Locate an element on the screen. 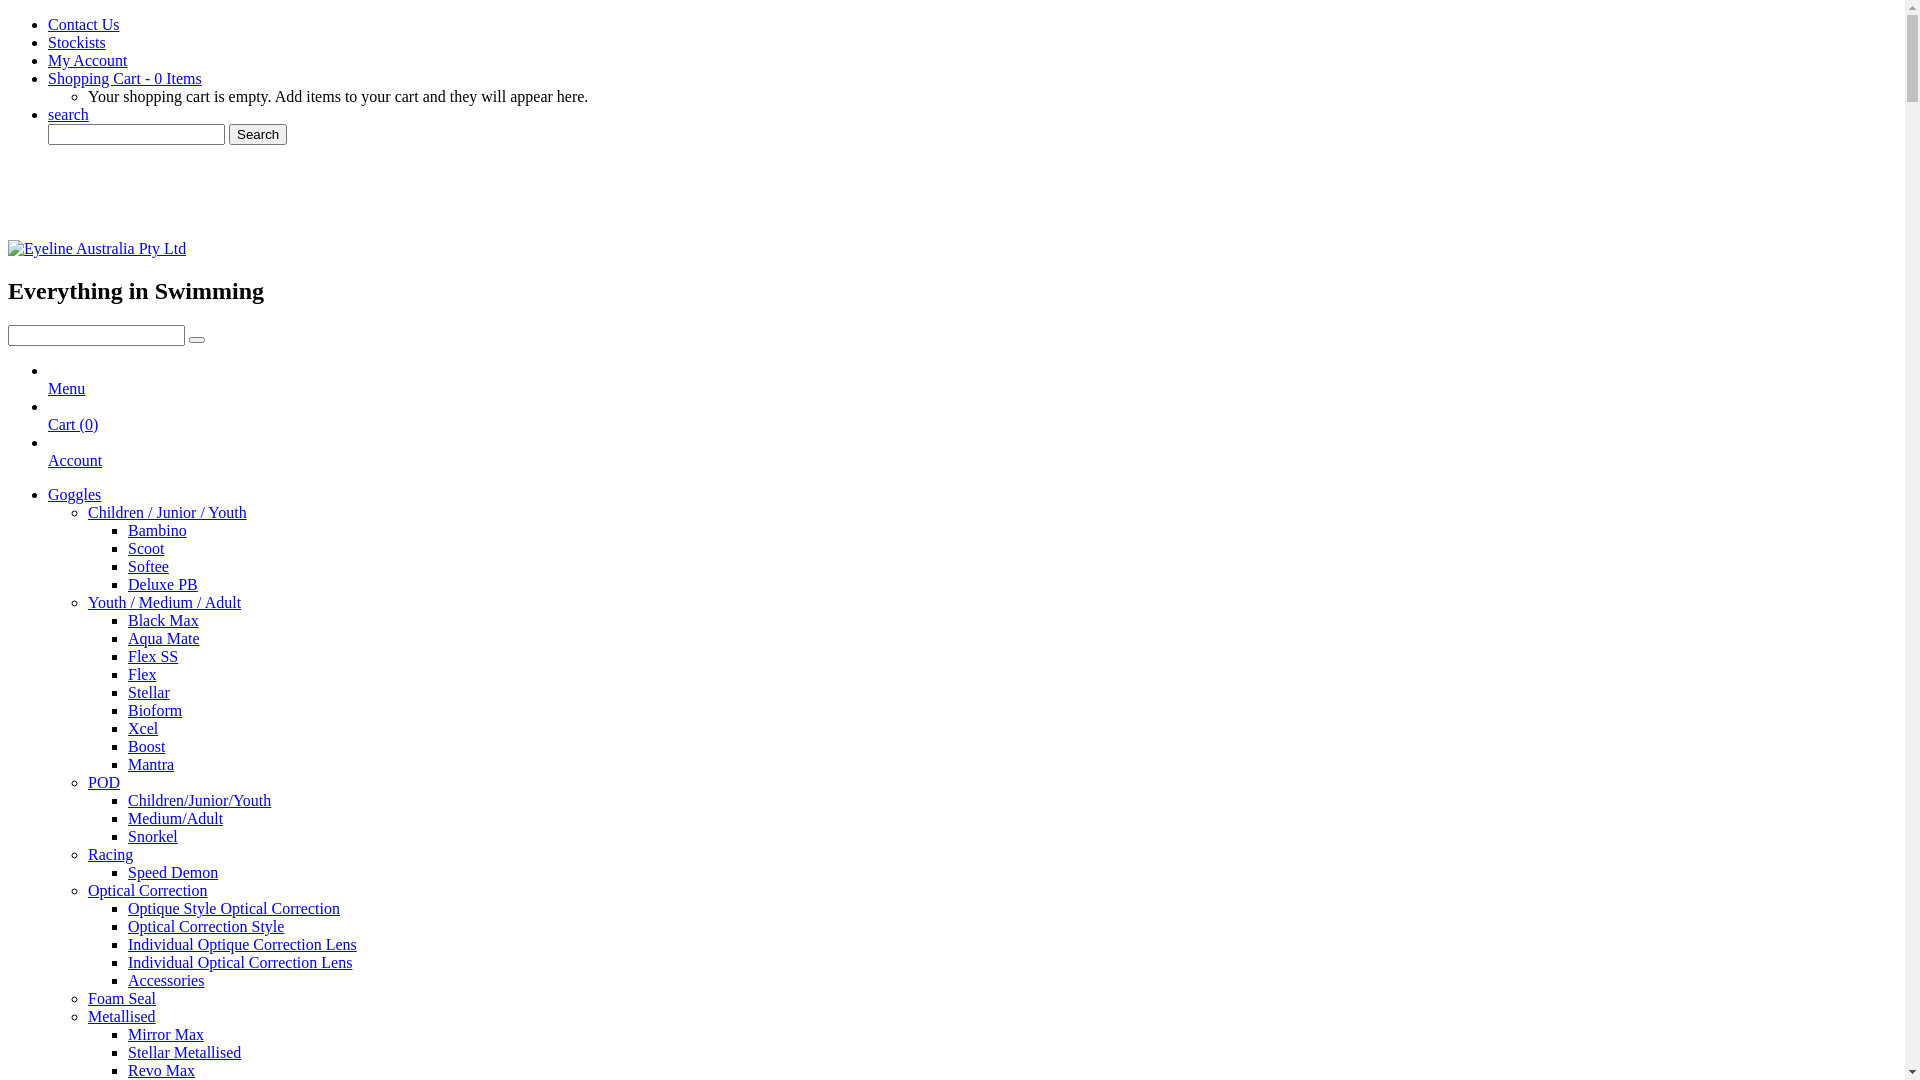 The image size is (1920, 1080). 'Goggles' is located at coordinates (74, 494).